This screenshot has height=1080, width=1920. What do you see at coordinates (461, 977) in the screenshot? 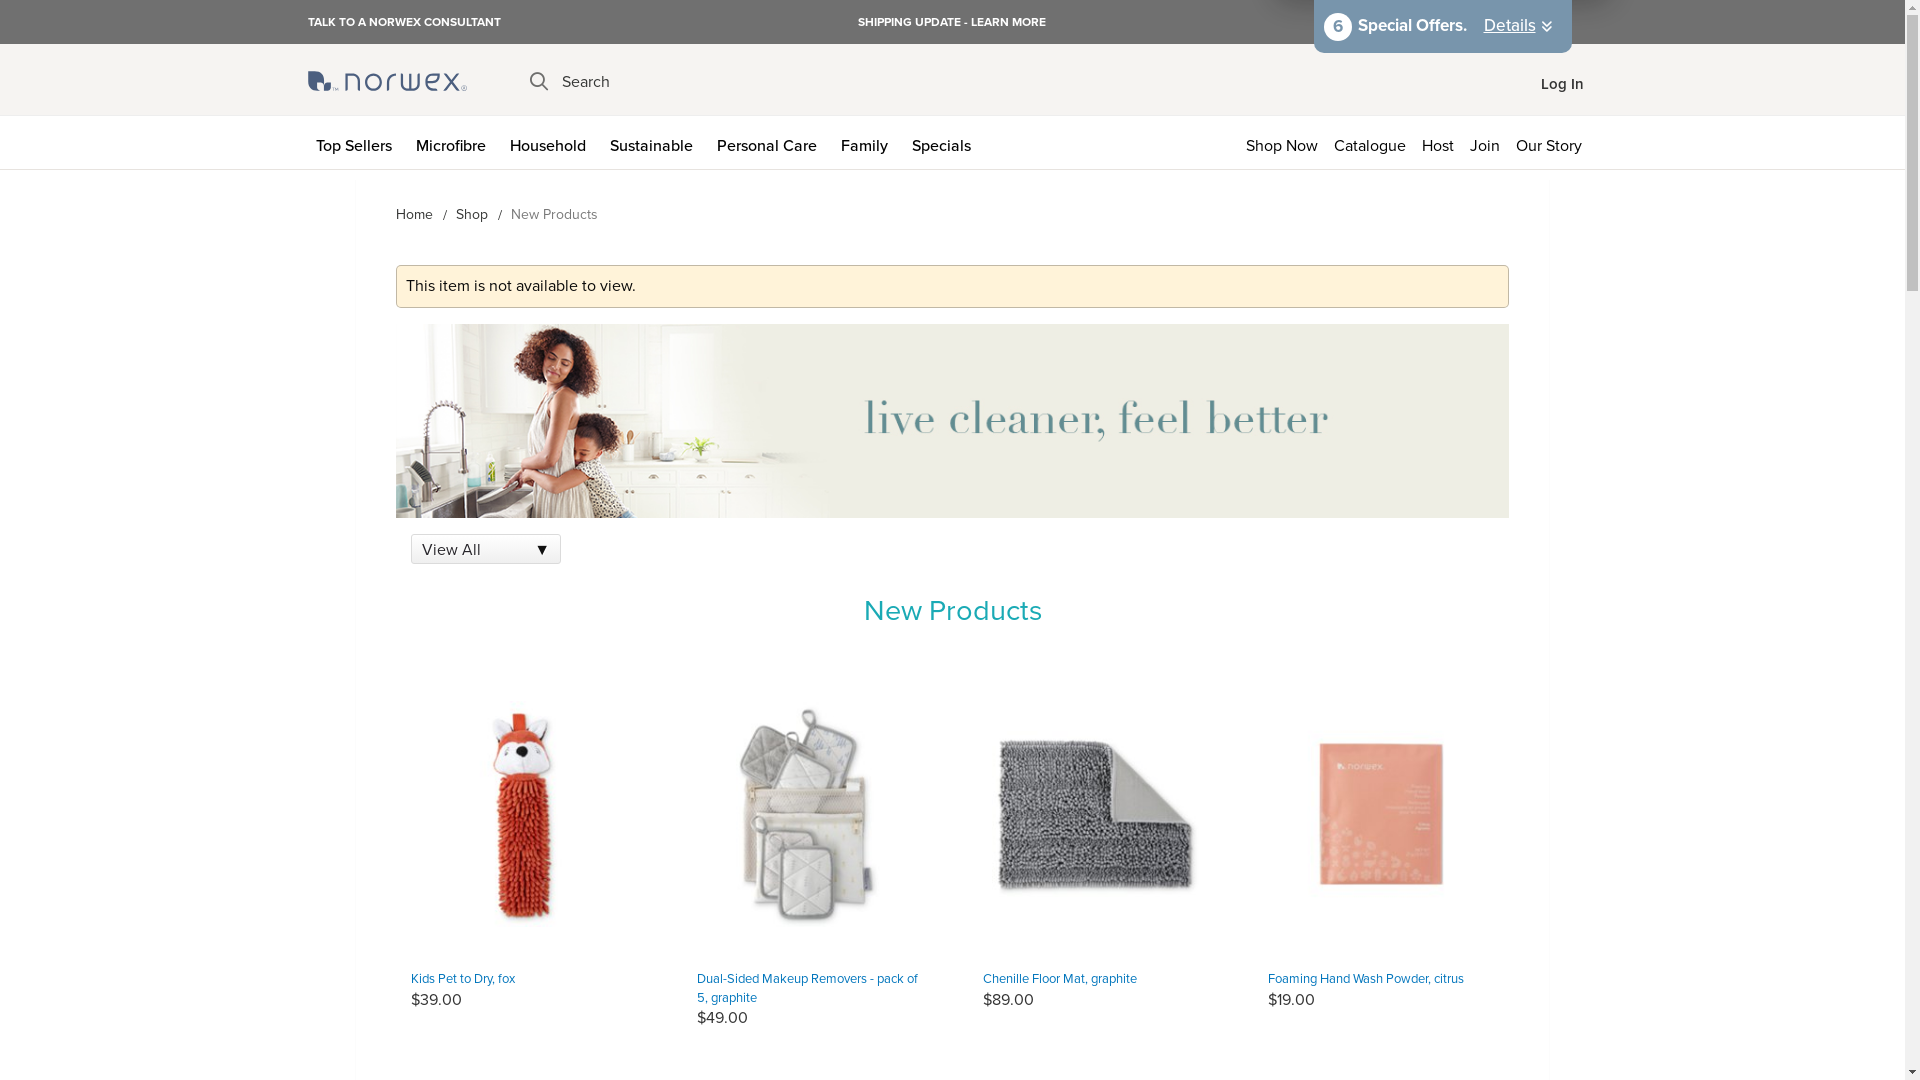
I see `'Kids Pet to Dry, fox'` at bounding box center [461, 977].